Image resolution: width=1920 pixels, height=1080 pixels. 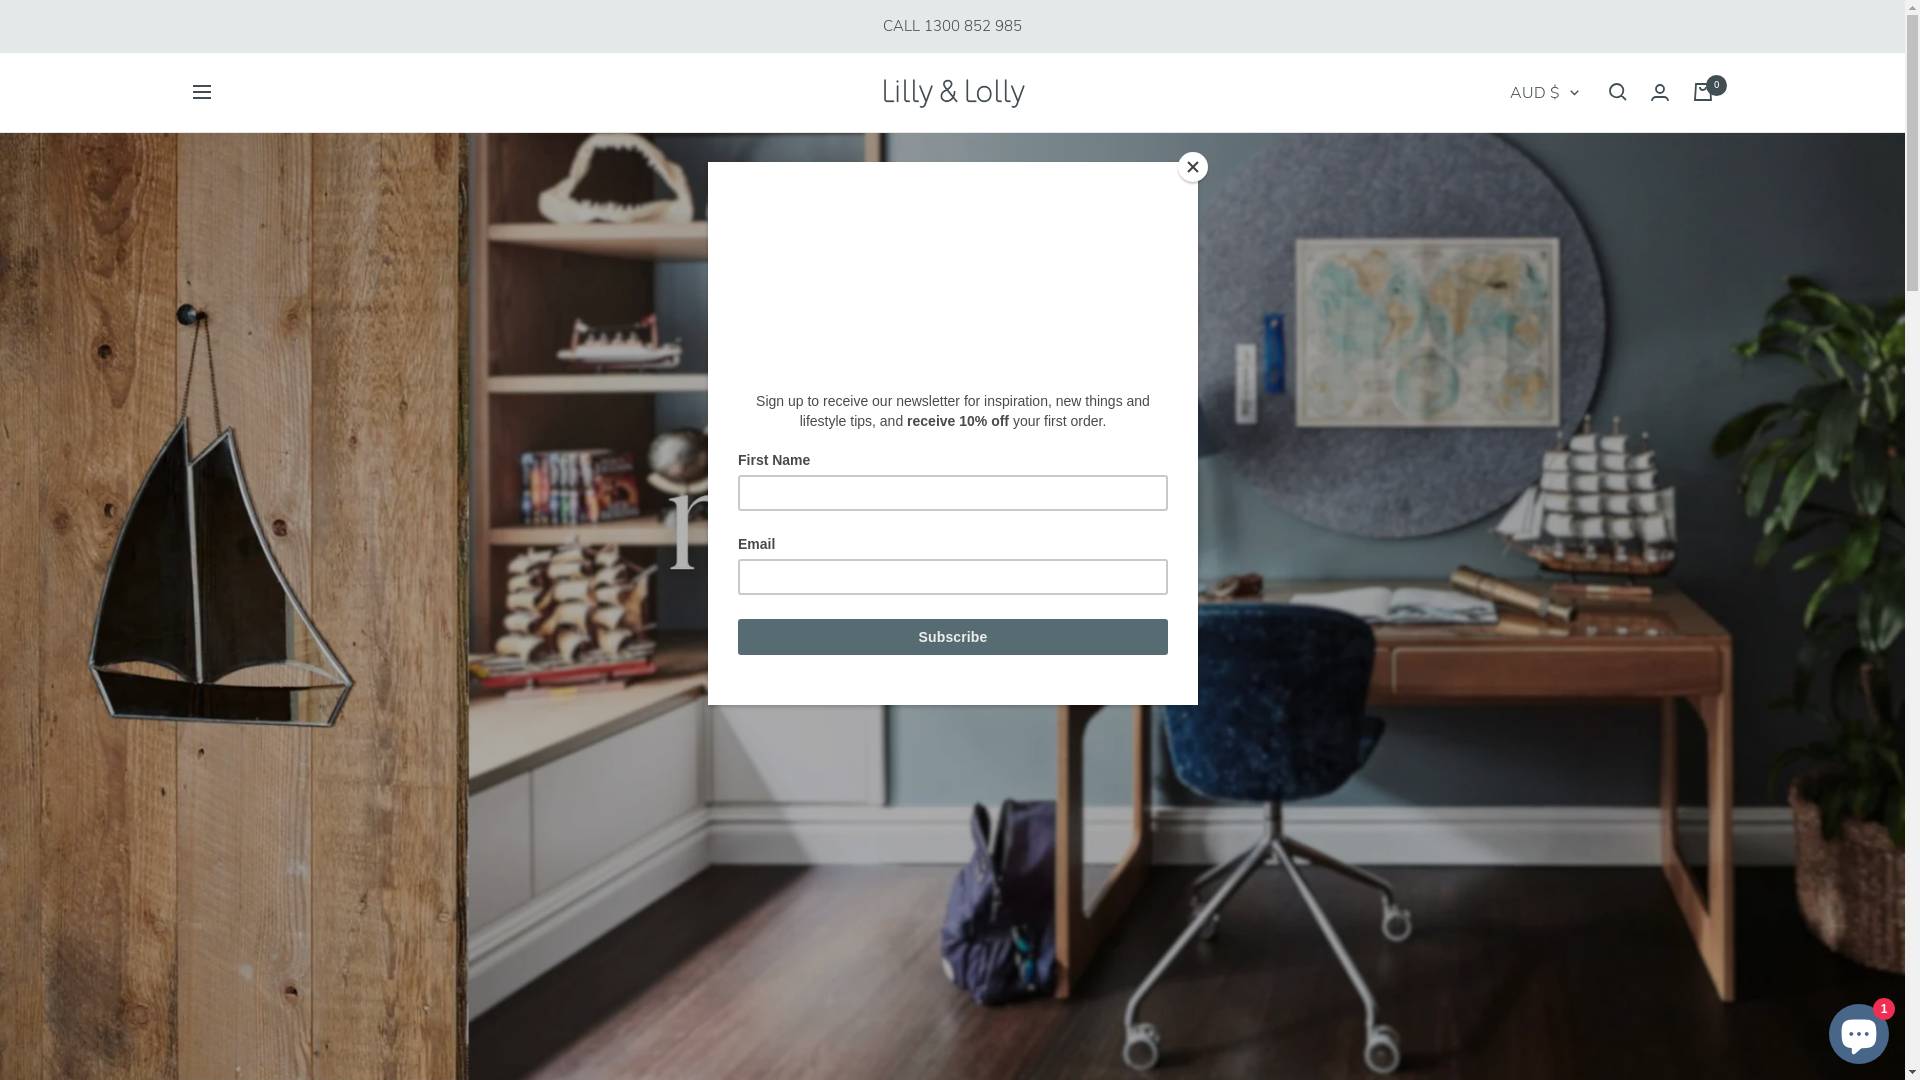 I want to click on 'AUD $', so click(x=1543, y=93).